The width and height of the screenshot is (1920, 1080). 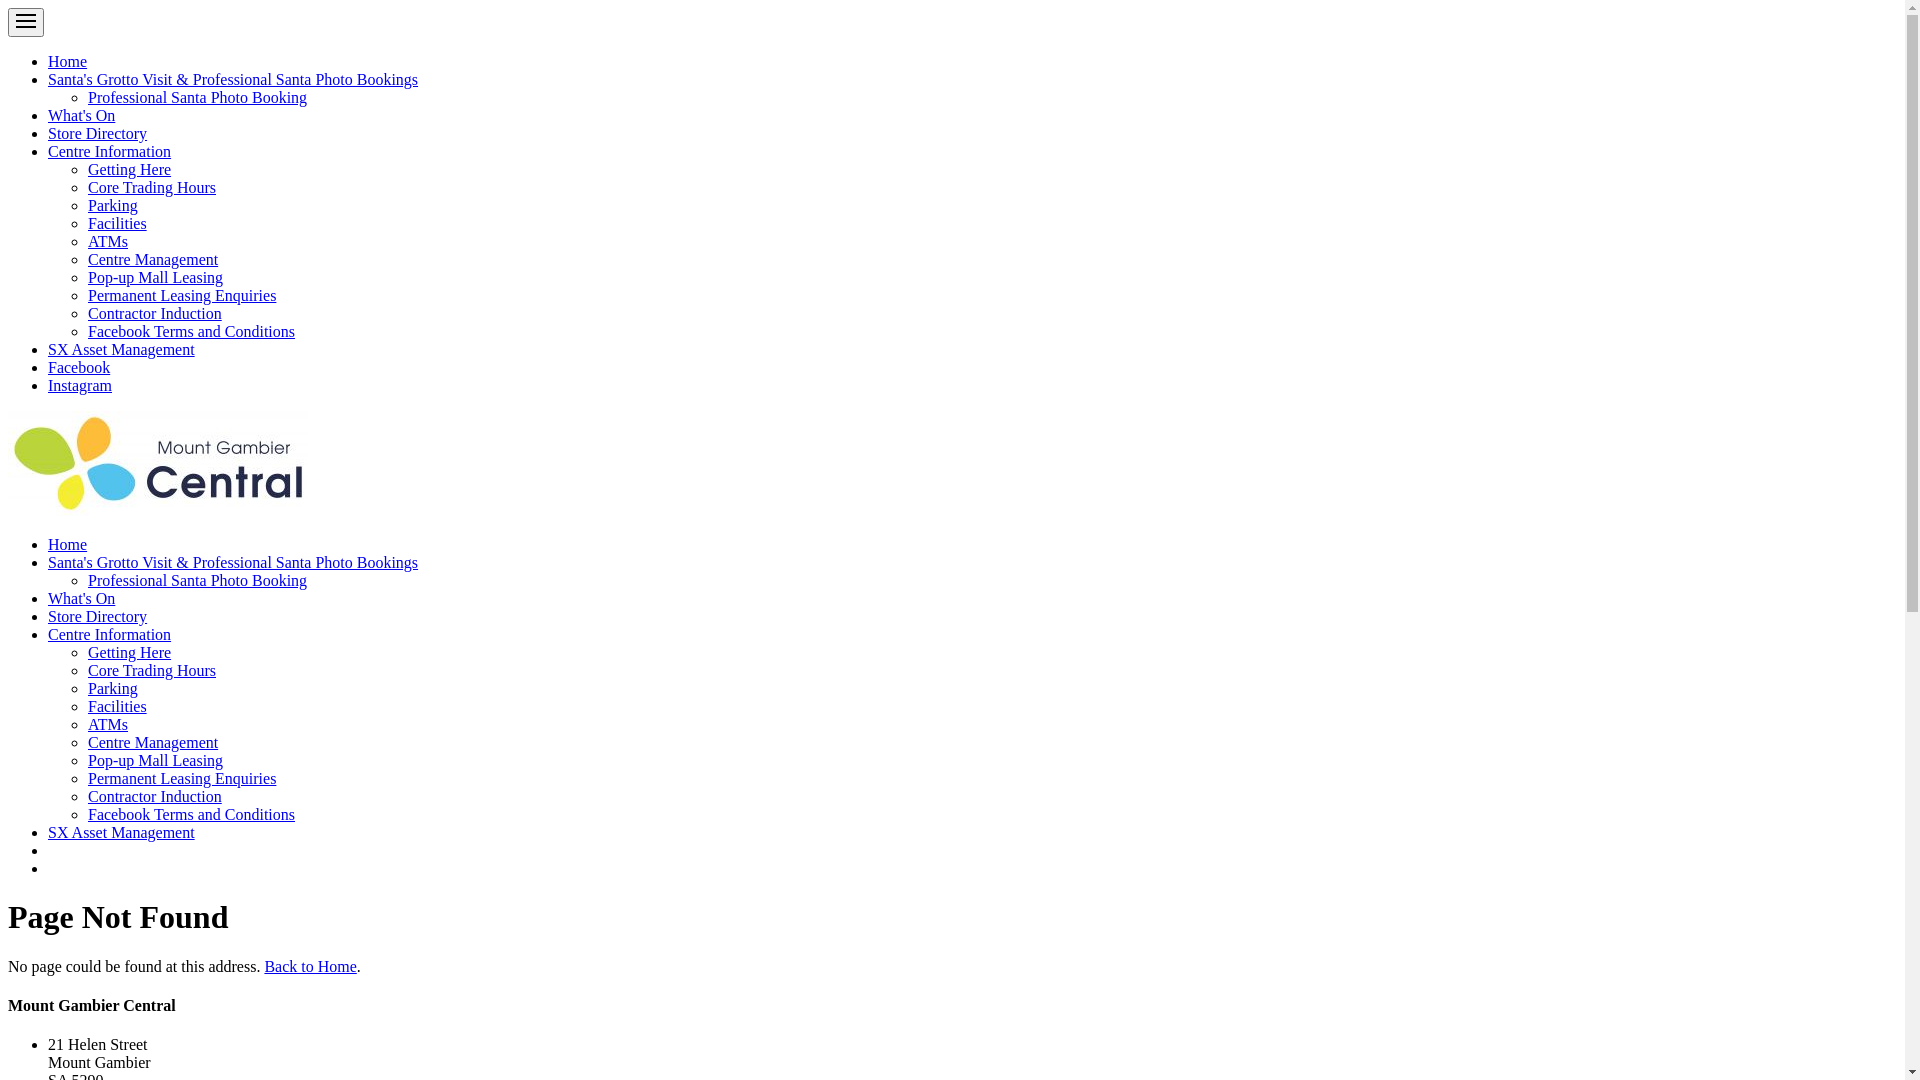 What do you see at coordinates (152, 258) in the screenshot?
I see `'Centre Management'` at bounding box center [152, 258].